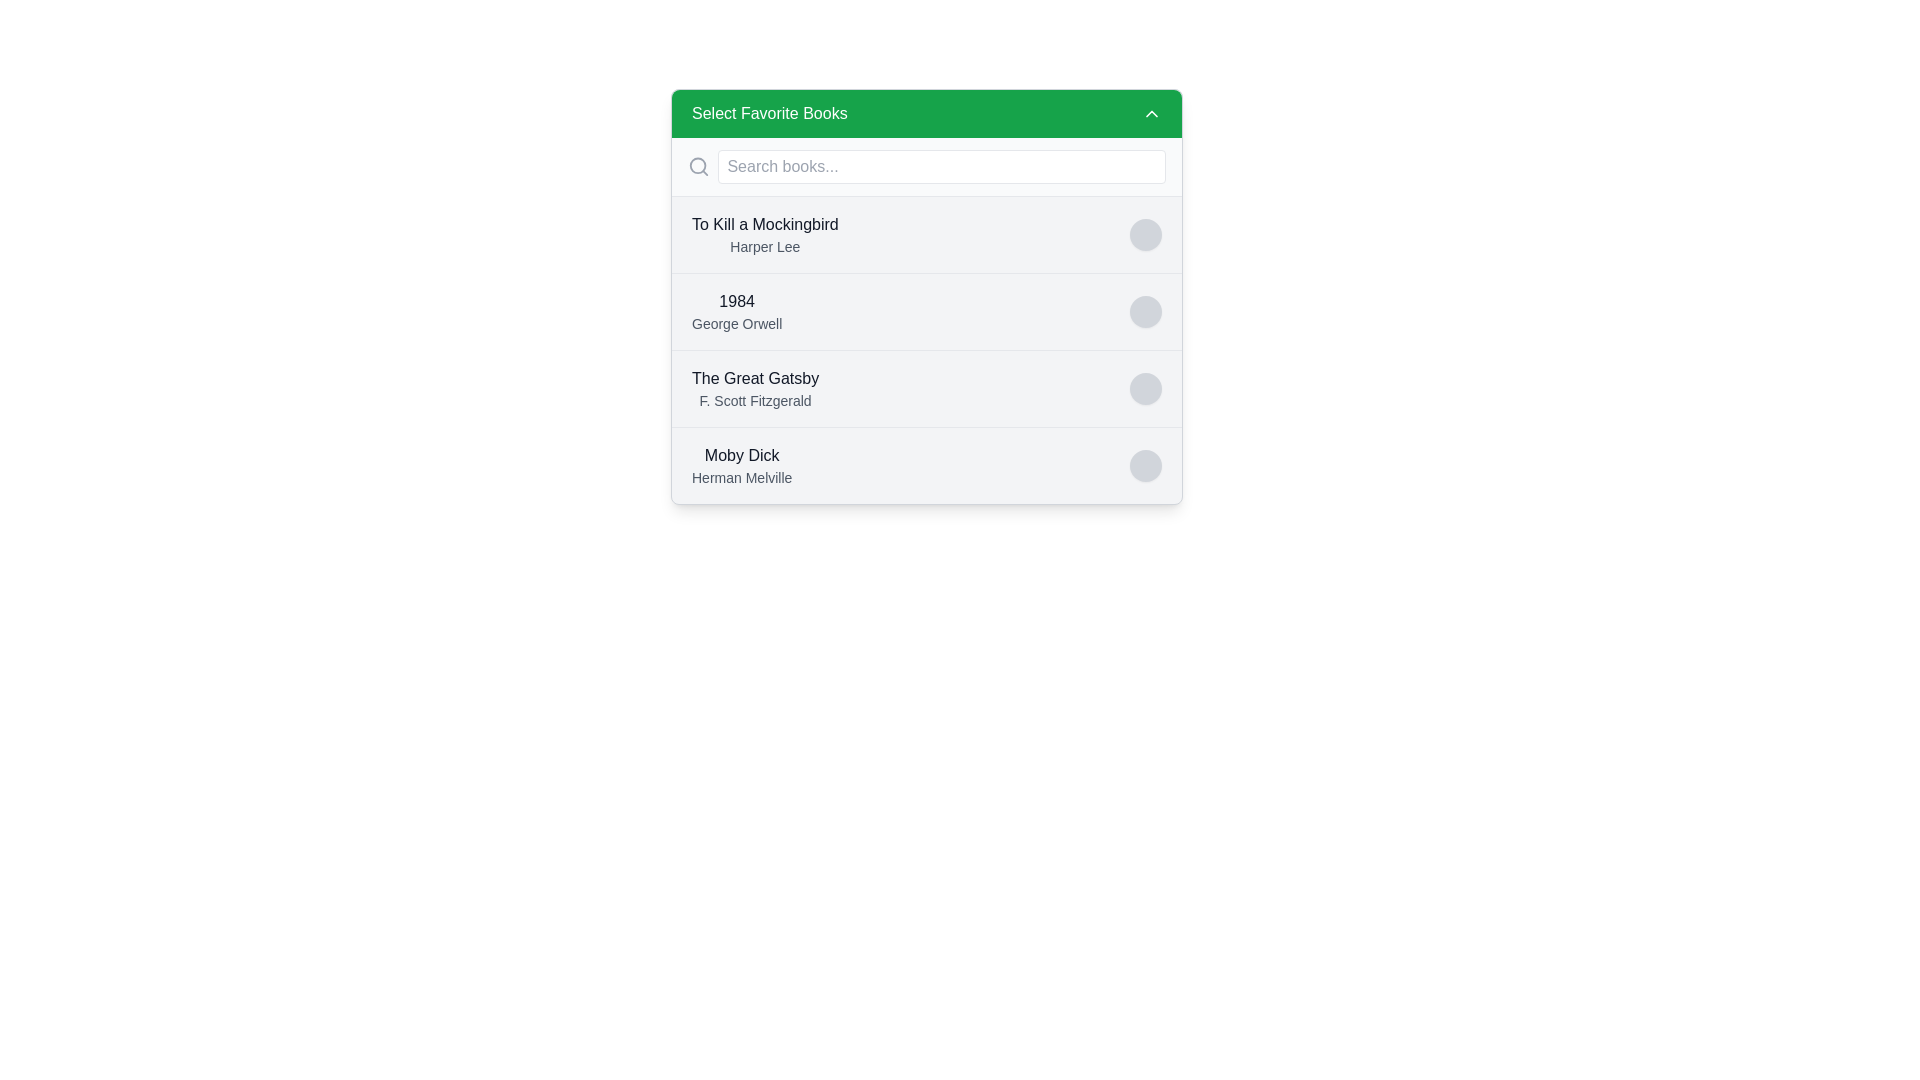 The image size is (1920, 1080). I want to click on the list item displaying the title '1984' and subtitle 'George Orwell', which is the second item in a list of four items, so click(925, 349).